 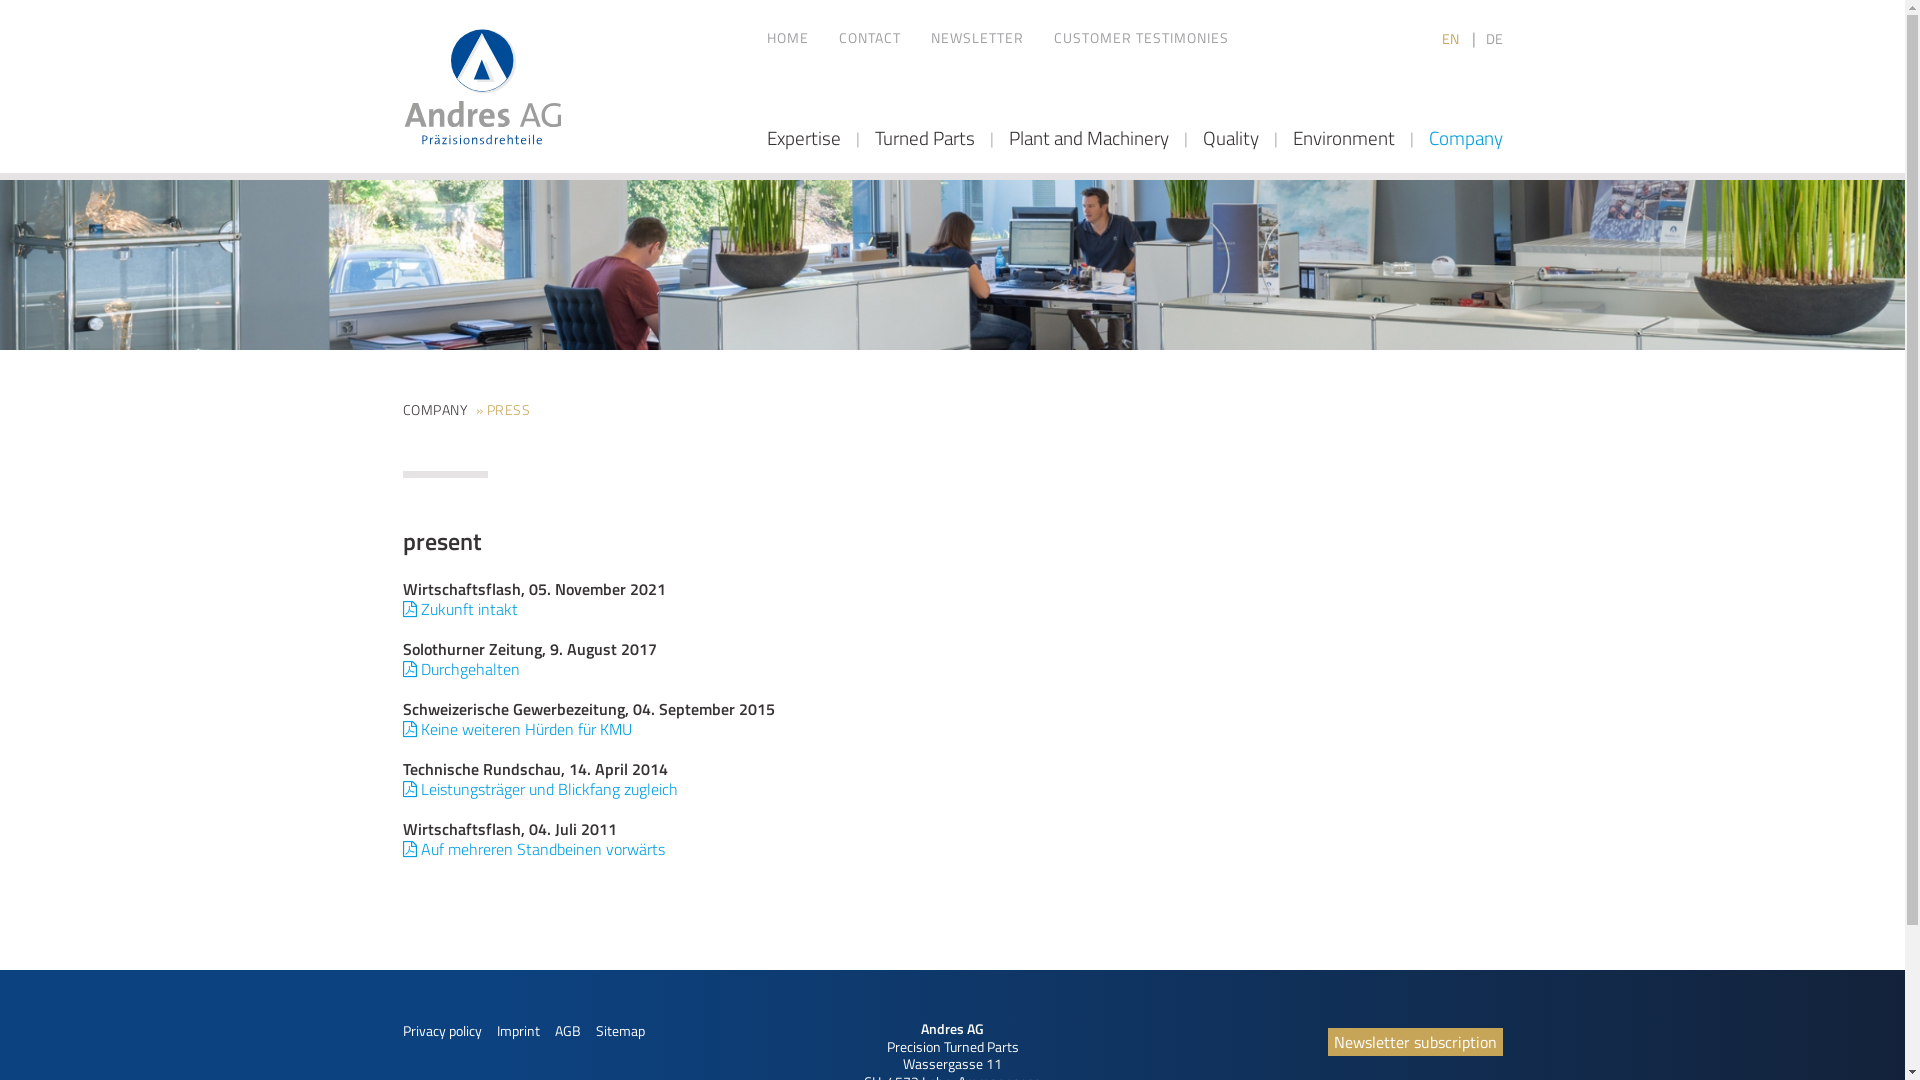 I want to click on 'Sitemap', so click(x=594, y=1030).